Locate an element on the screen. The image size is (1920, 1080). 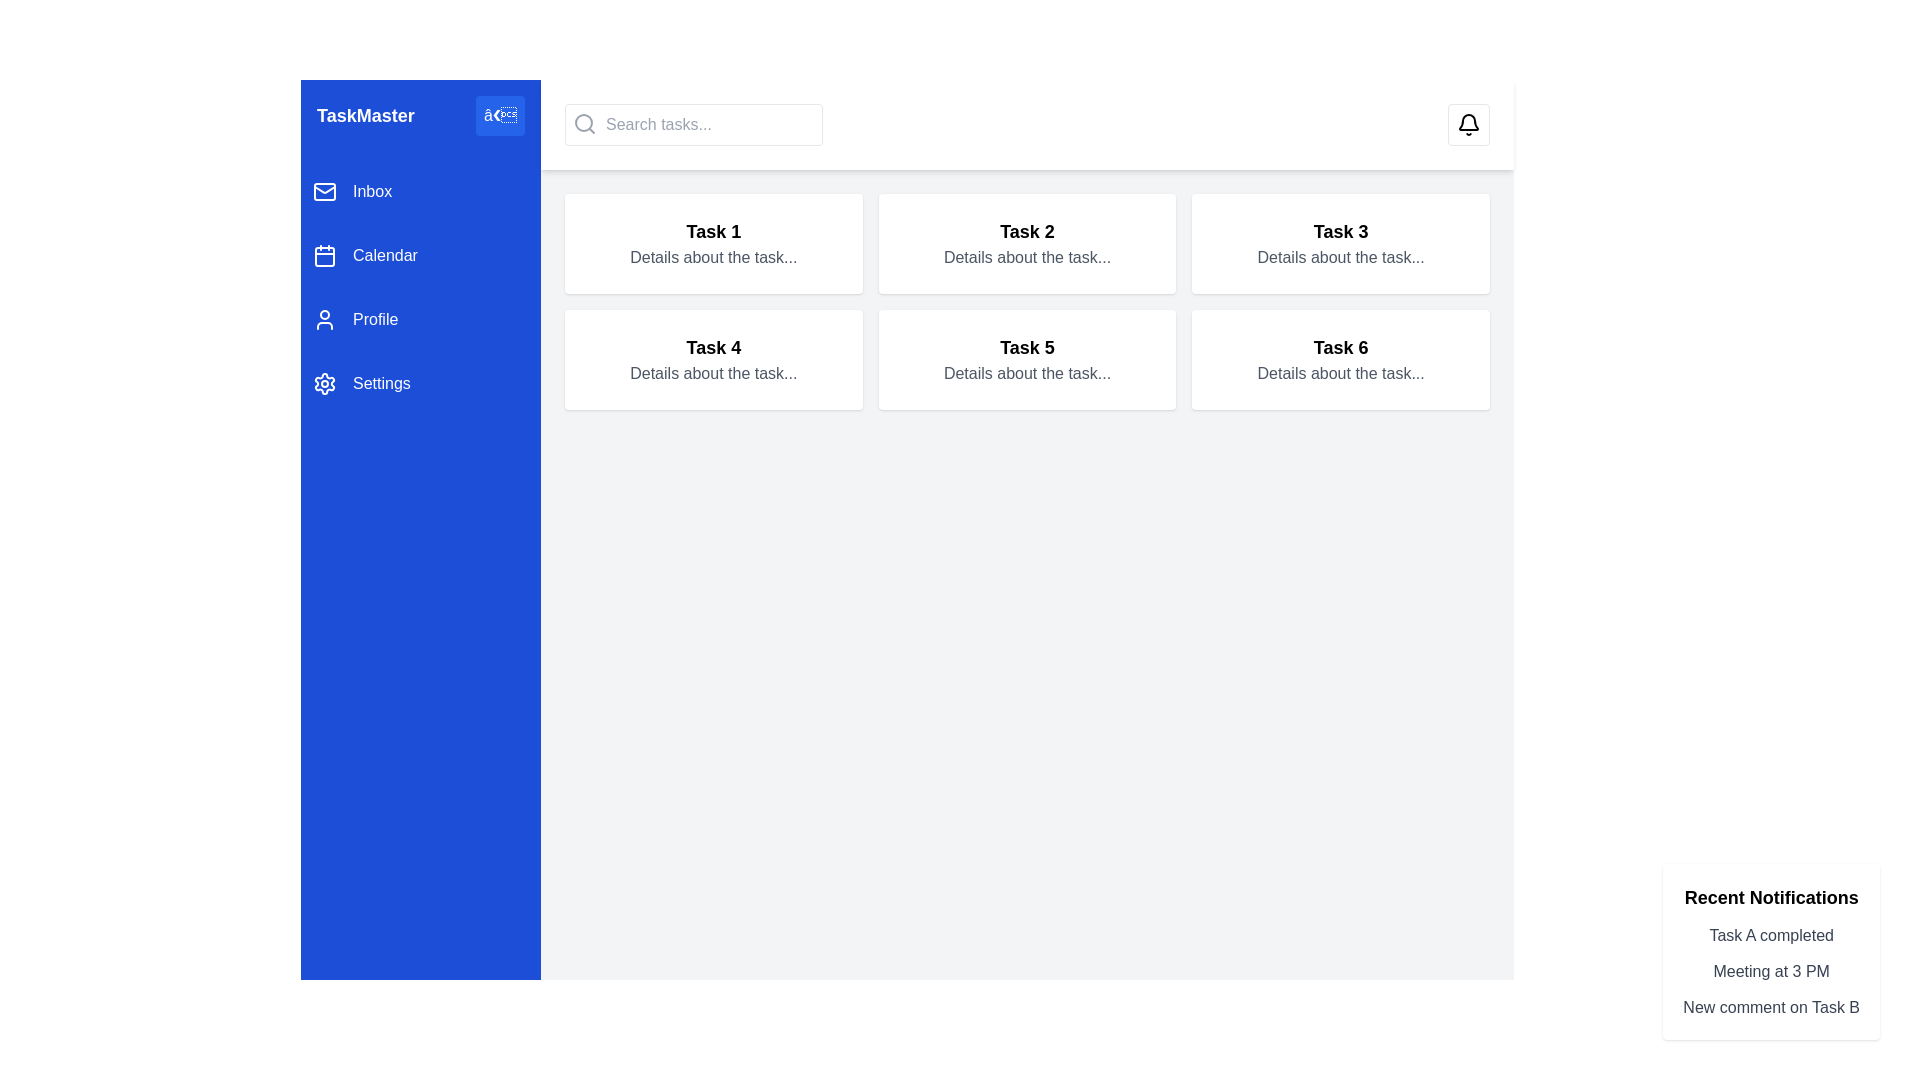
the SVG rectangle element representing a calendar, located centrally within the sidebar menu, positioned between the 'Inbox' and 'Profile' items is located at coordinates (325, 256).